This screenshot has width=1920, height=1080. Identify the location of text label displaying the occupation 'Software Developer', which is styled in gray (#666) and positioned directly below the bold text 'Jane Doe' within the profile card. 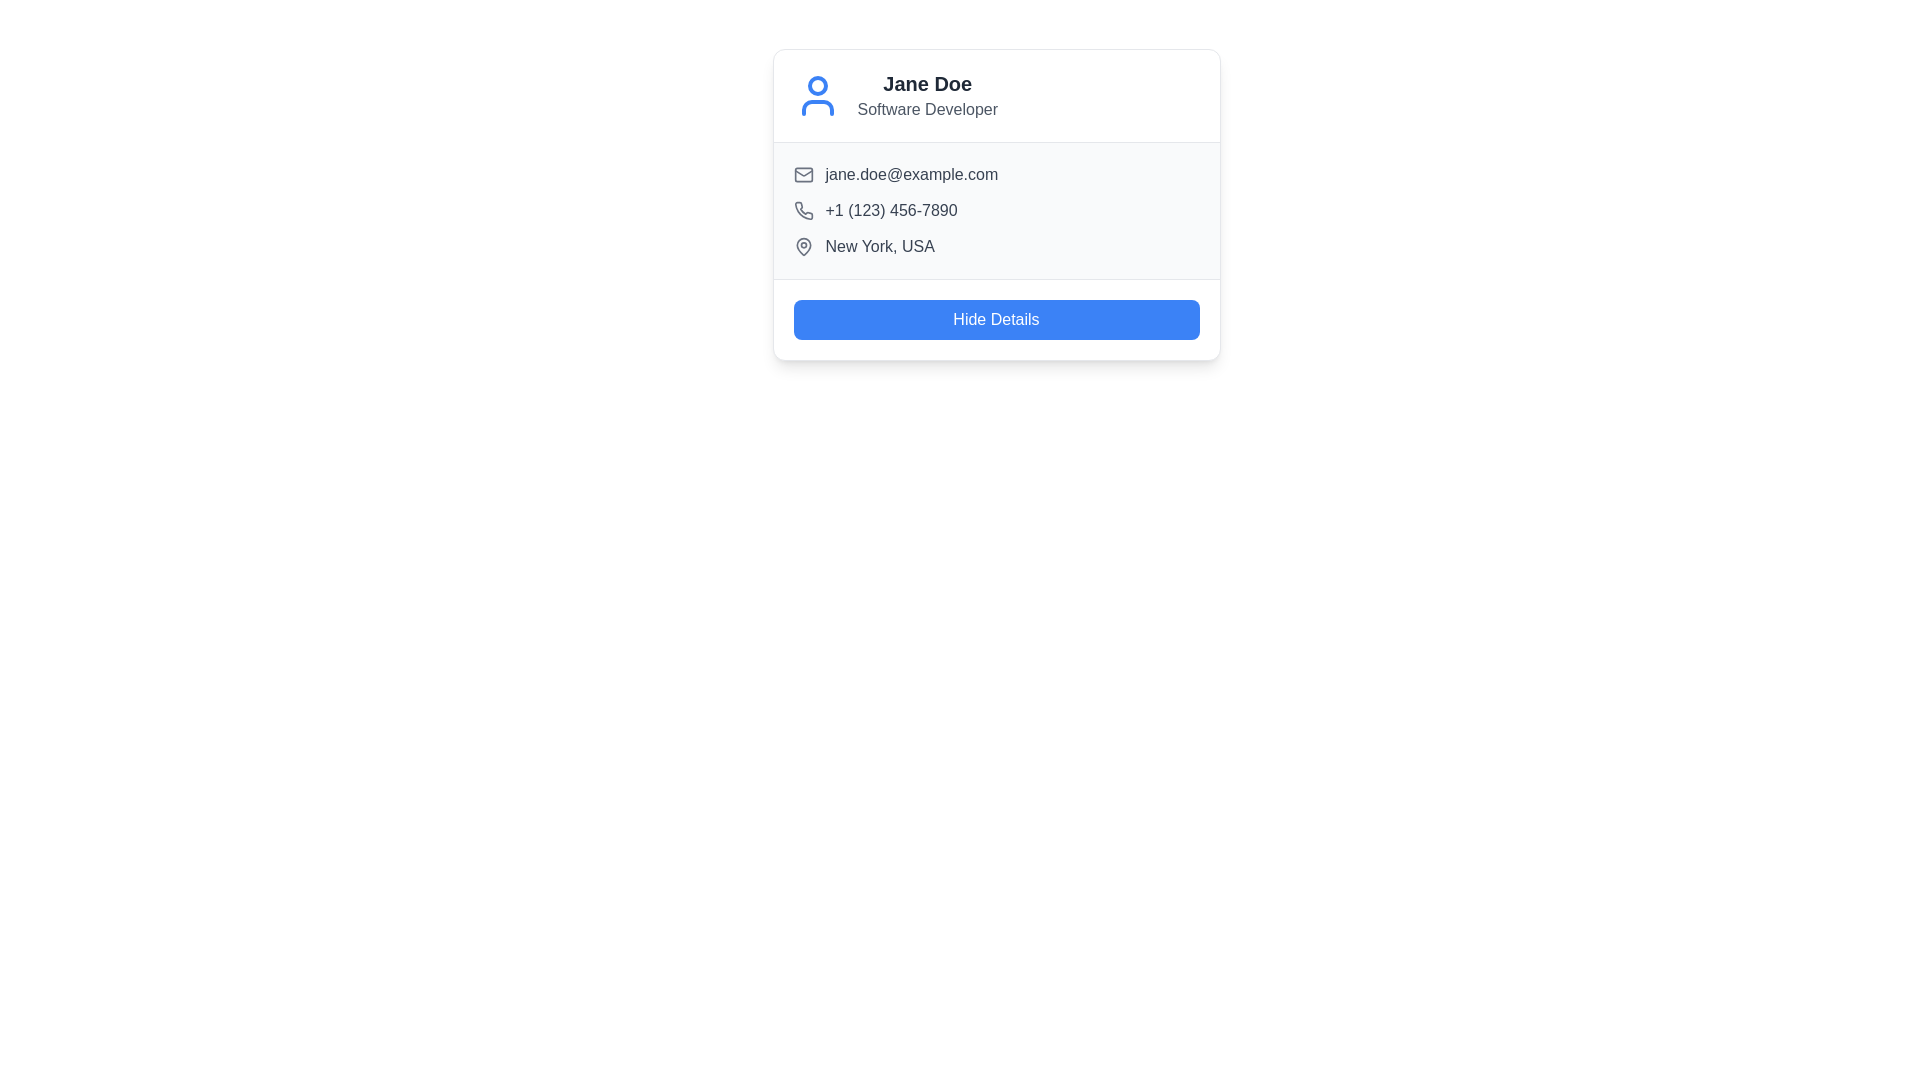
(926, 110).